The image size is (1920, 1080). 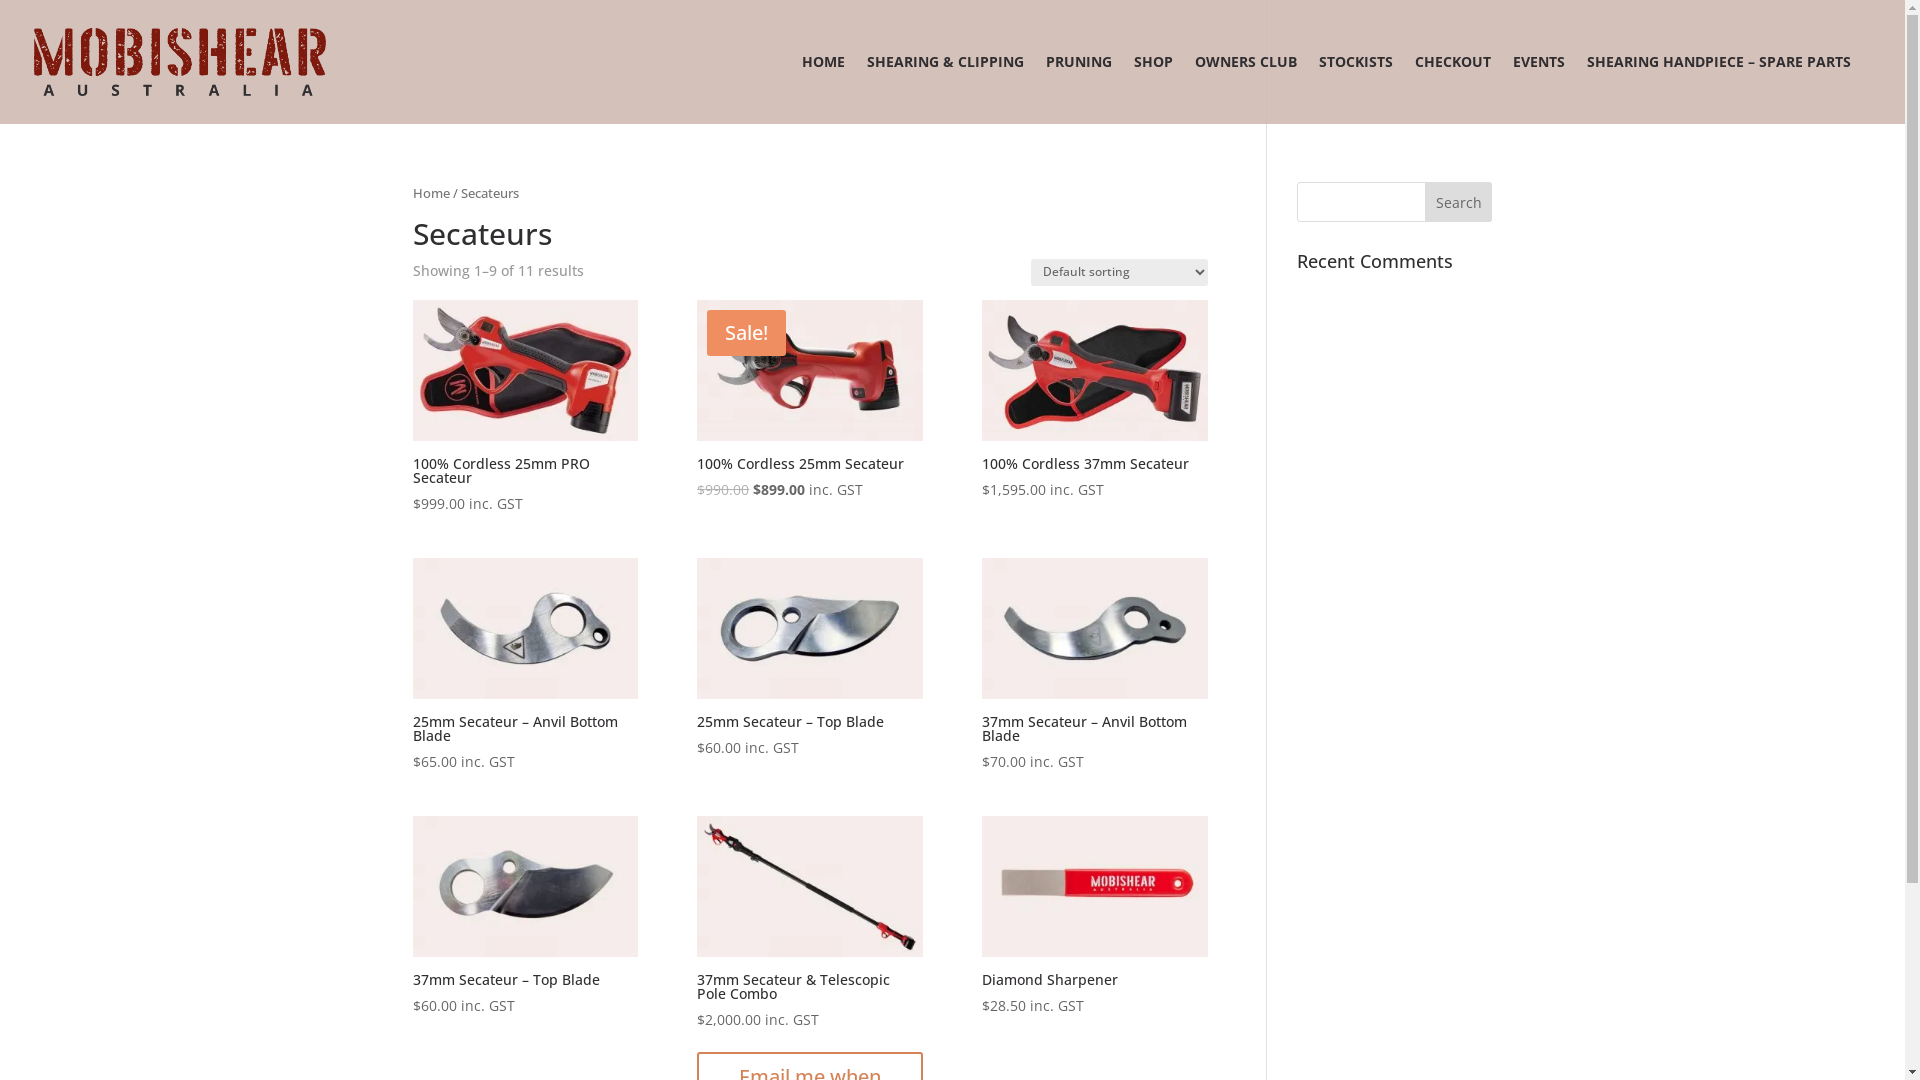 I want to click on 'OWNERS CLUB', so click(x=1245, y=88).